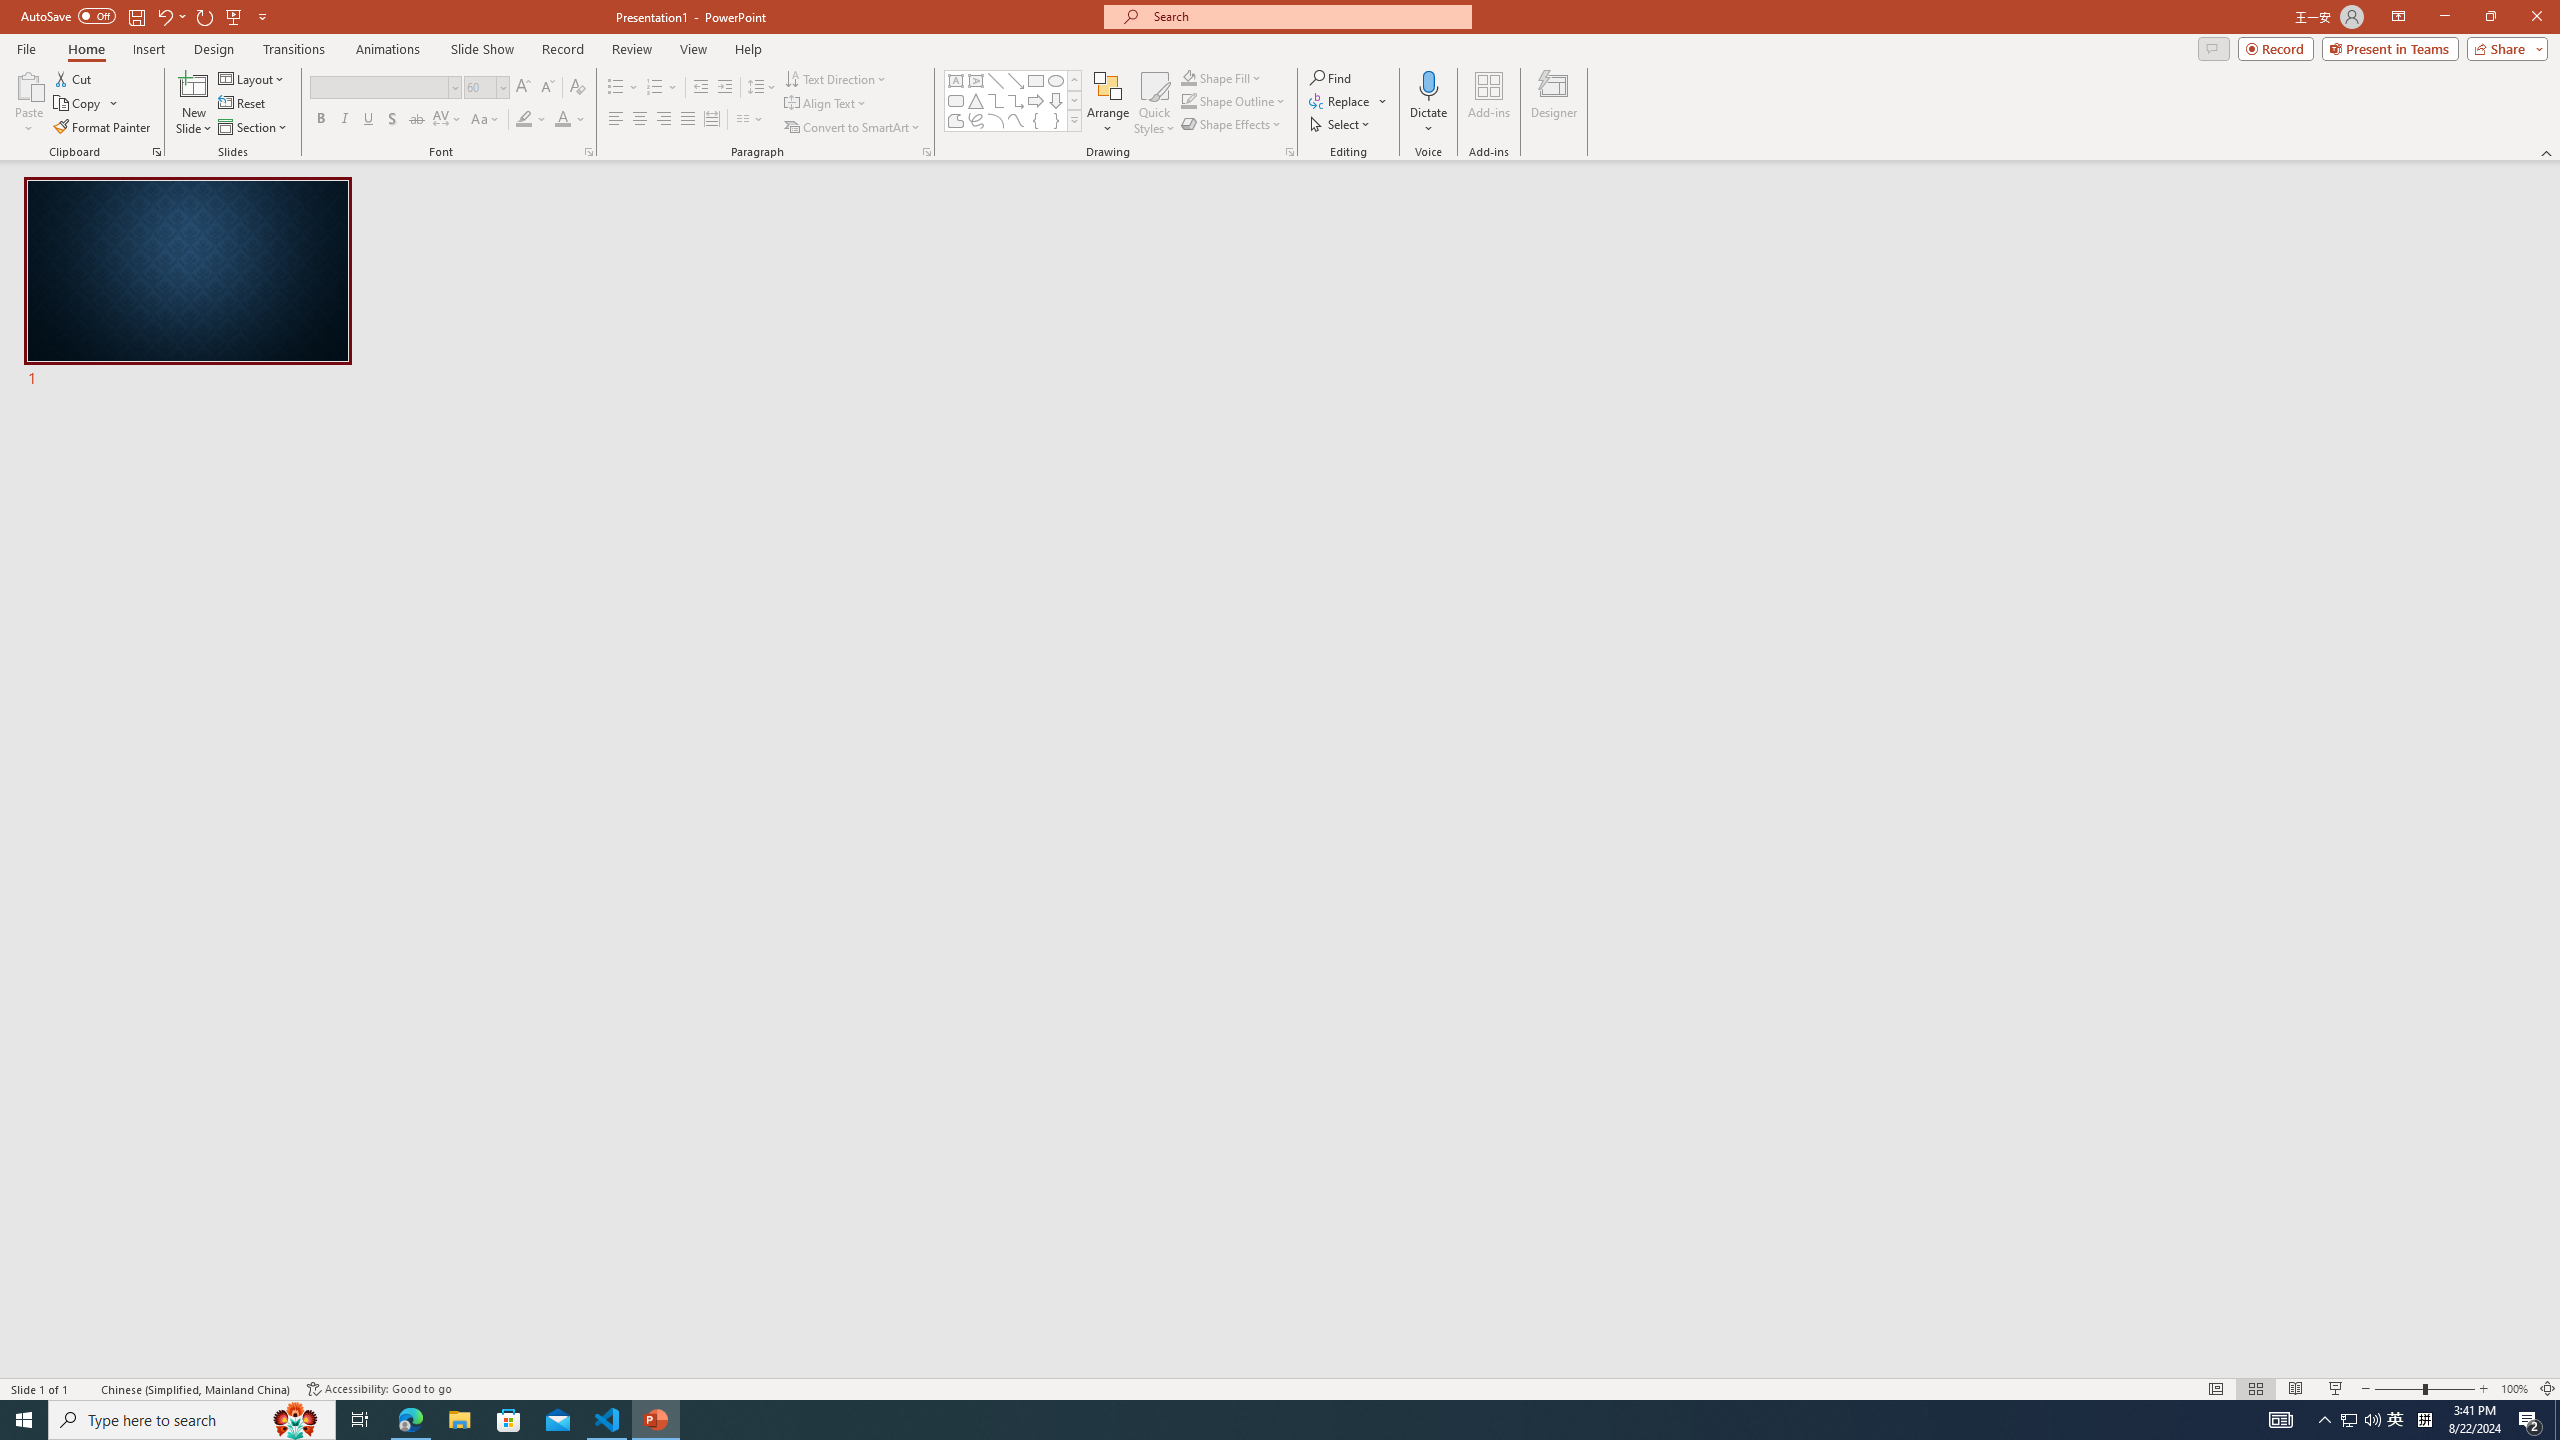 This screenshot has width=2560, height=1440. I want to click on 'Increase Indent', so click(725, 87).